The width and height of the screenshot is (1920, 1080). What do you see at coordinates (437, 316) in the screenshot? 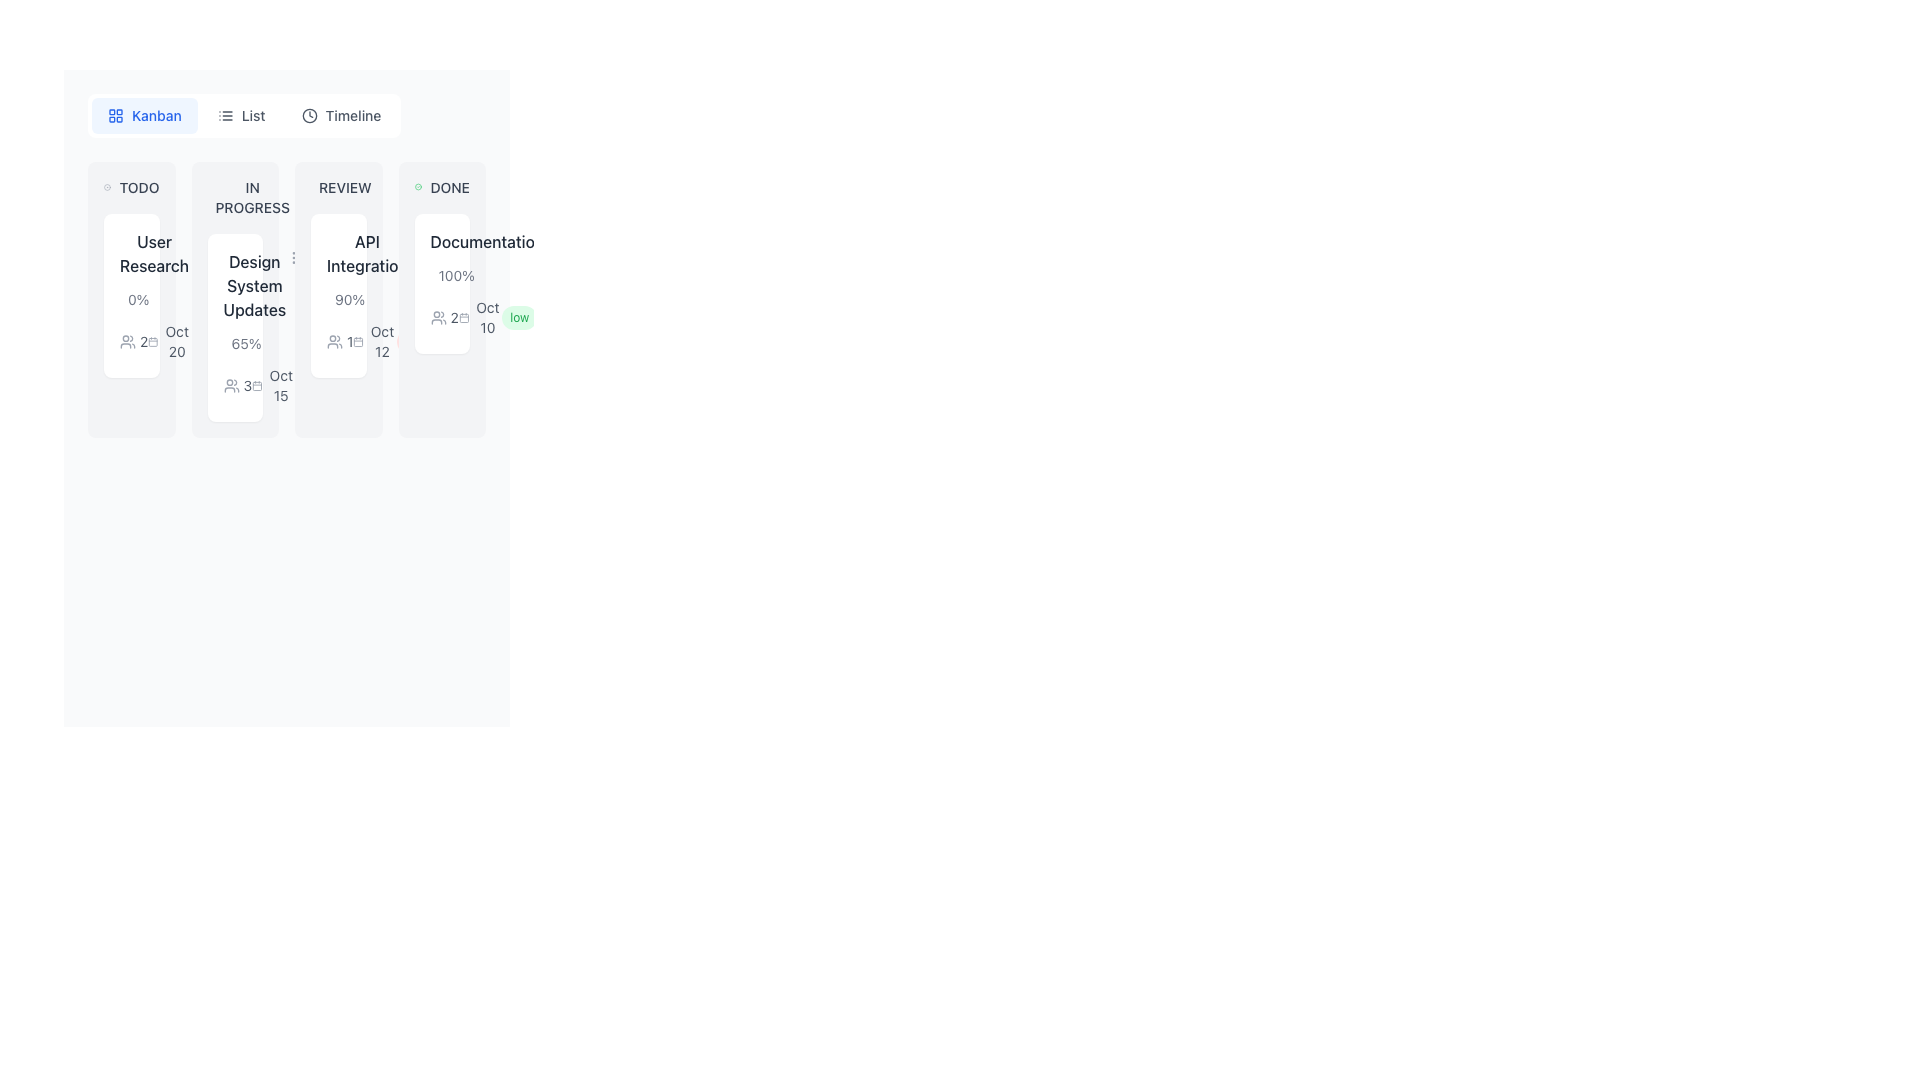
I see `the user collaboration icon located in the 'Done' column of the kanban board, under the 'Documentation' card, which is associated with the number '2'` at bounding box center [437, 316].